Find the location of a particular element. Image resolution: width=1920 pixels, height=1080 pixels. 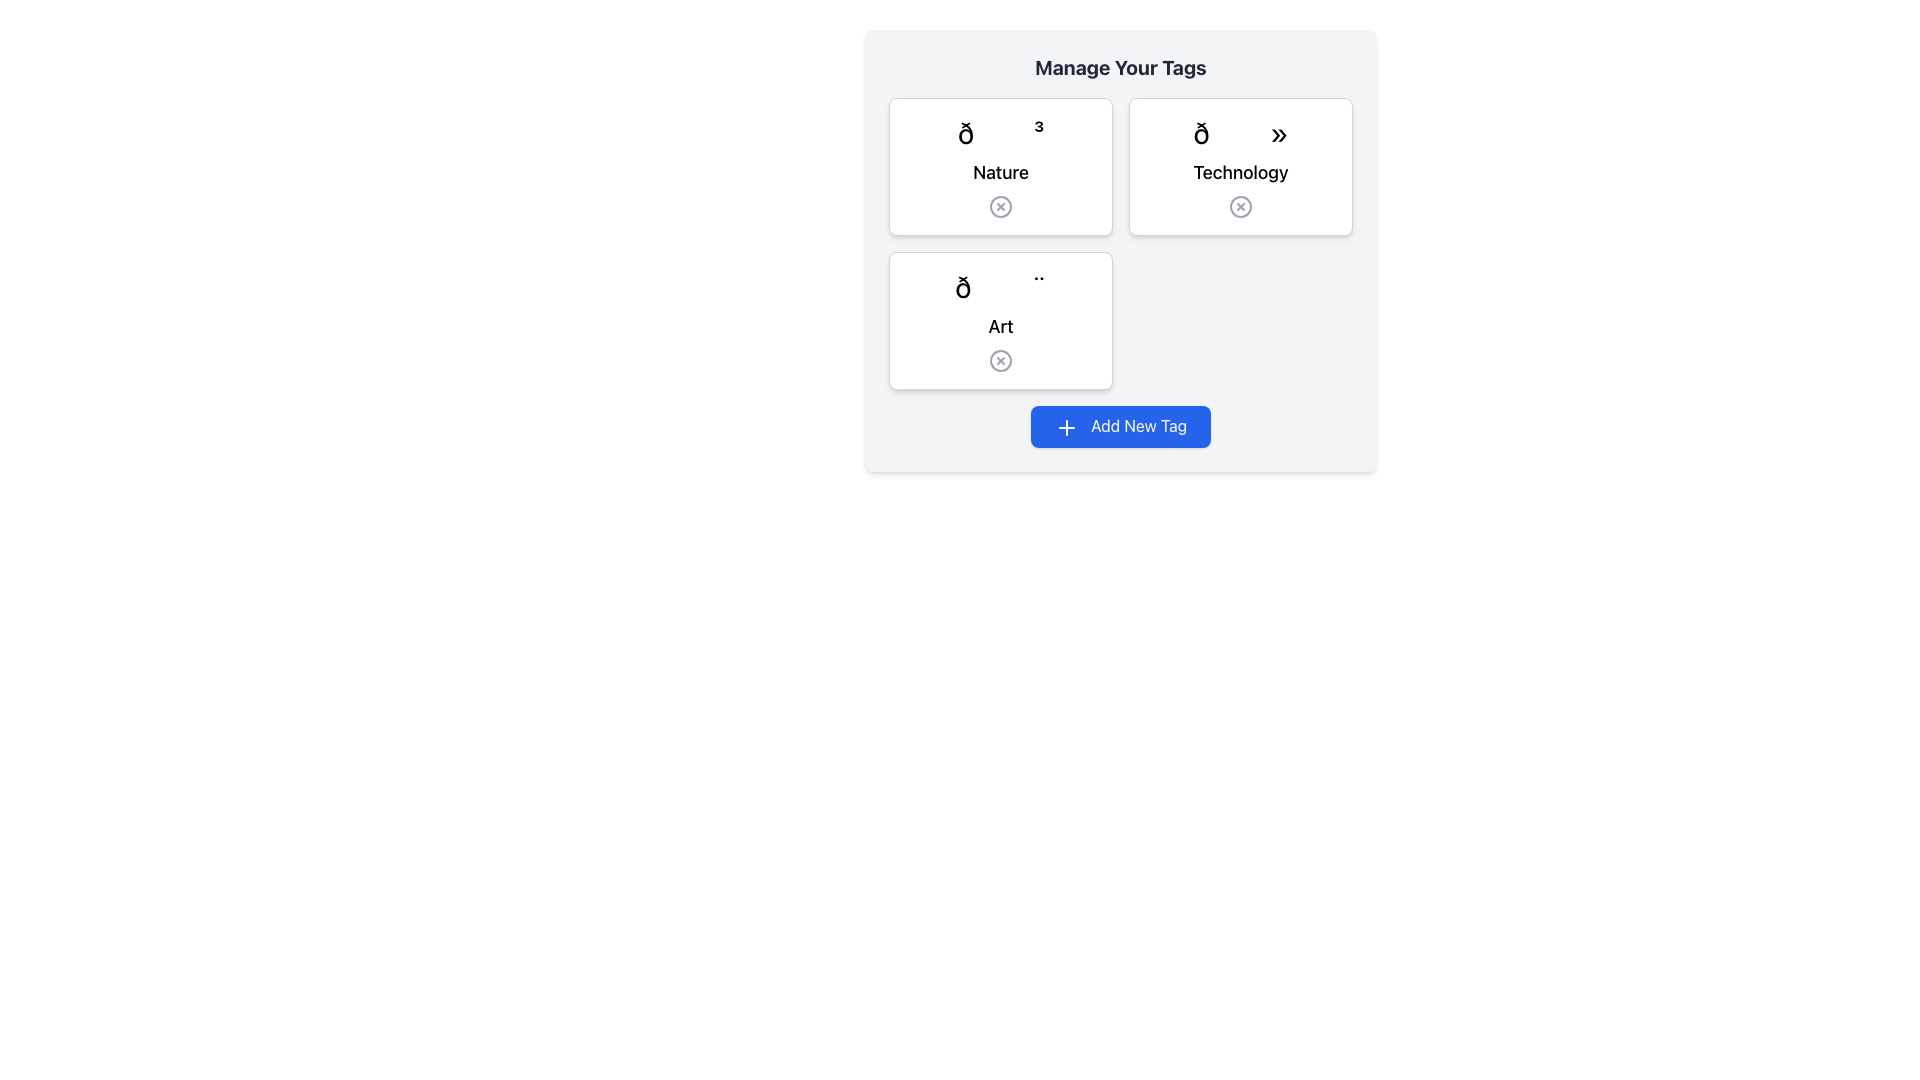

the outlined circle graphic element within the 'Technology' tag in the SVG interface is located at coordinates (1240, 207).